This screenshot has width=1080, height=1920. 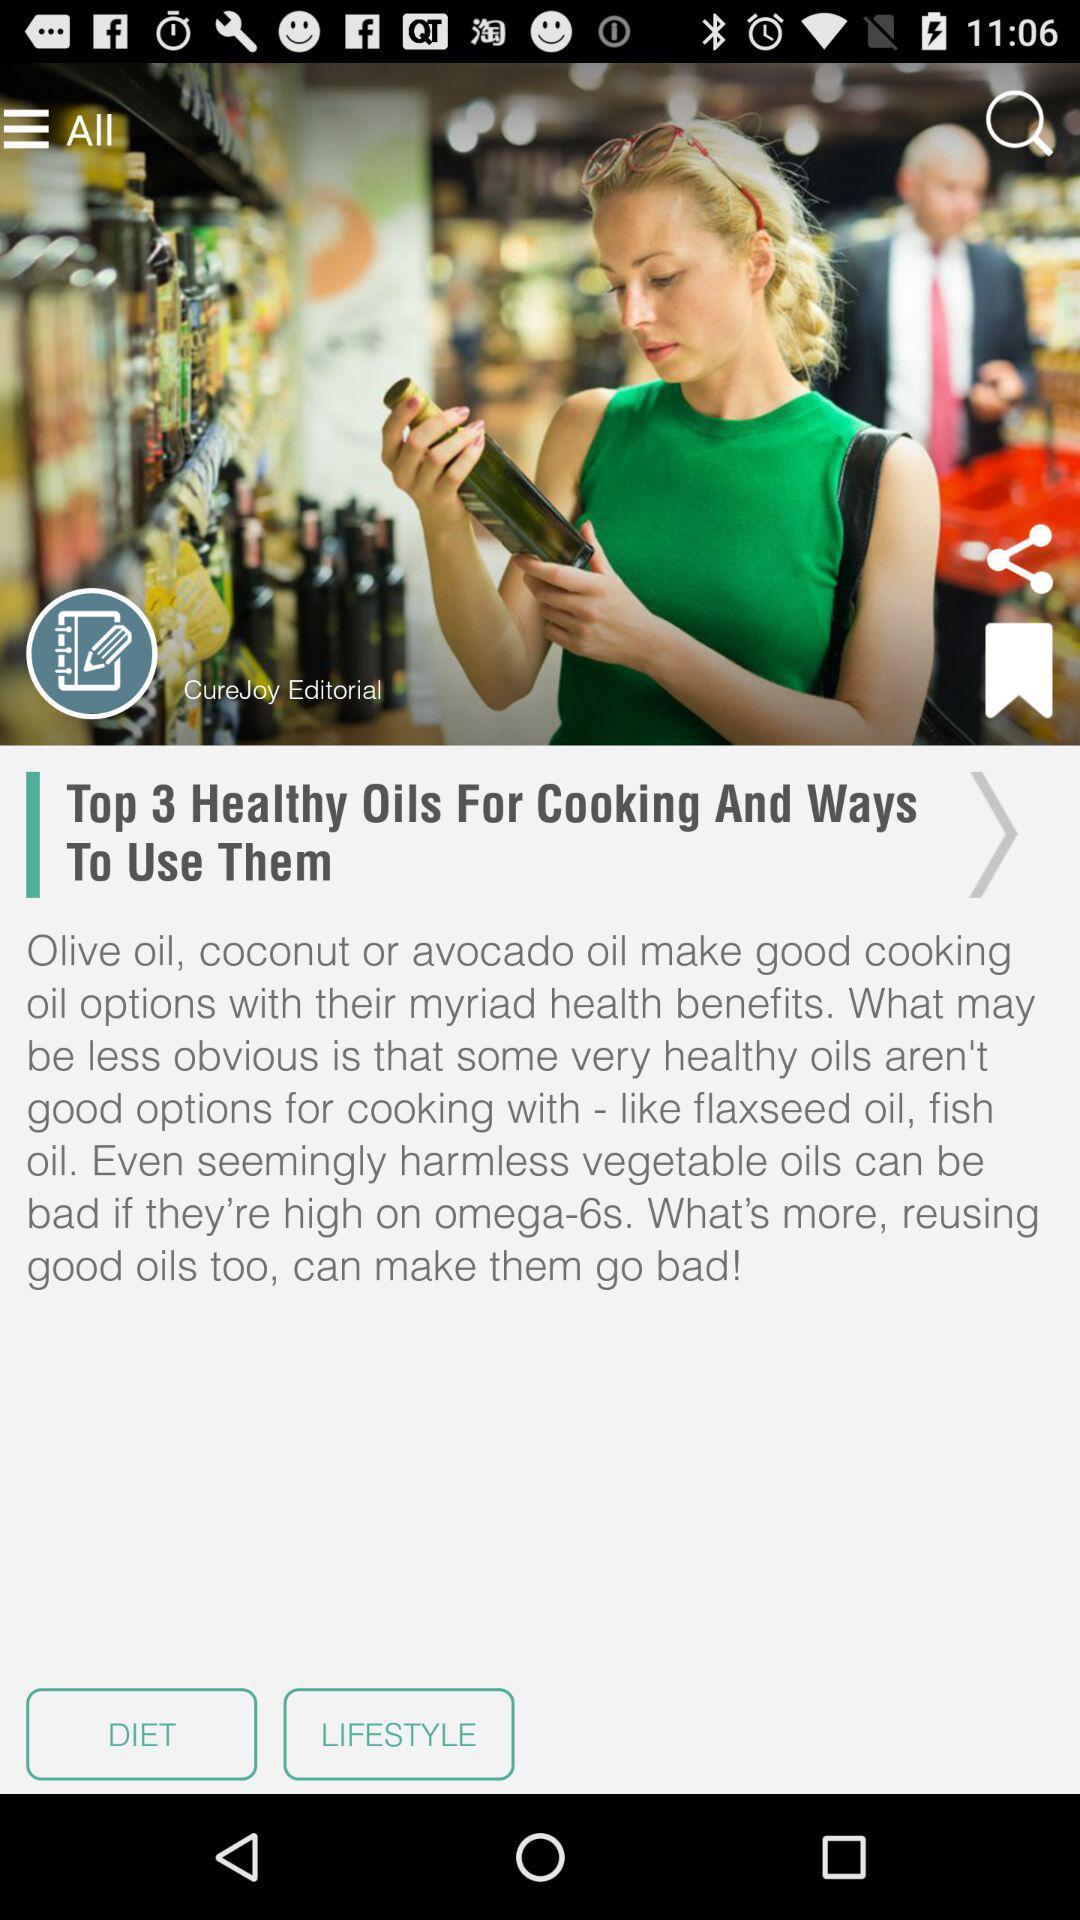 I want to click on the arrow_forward icon, so click(x=987, y=892).